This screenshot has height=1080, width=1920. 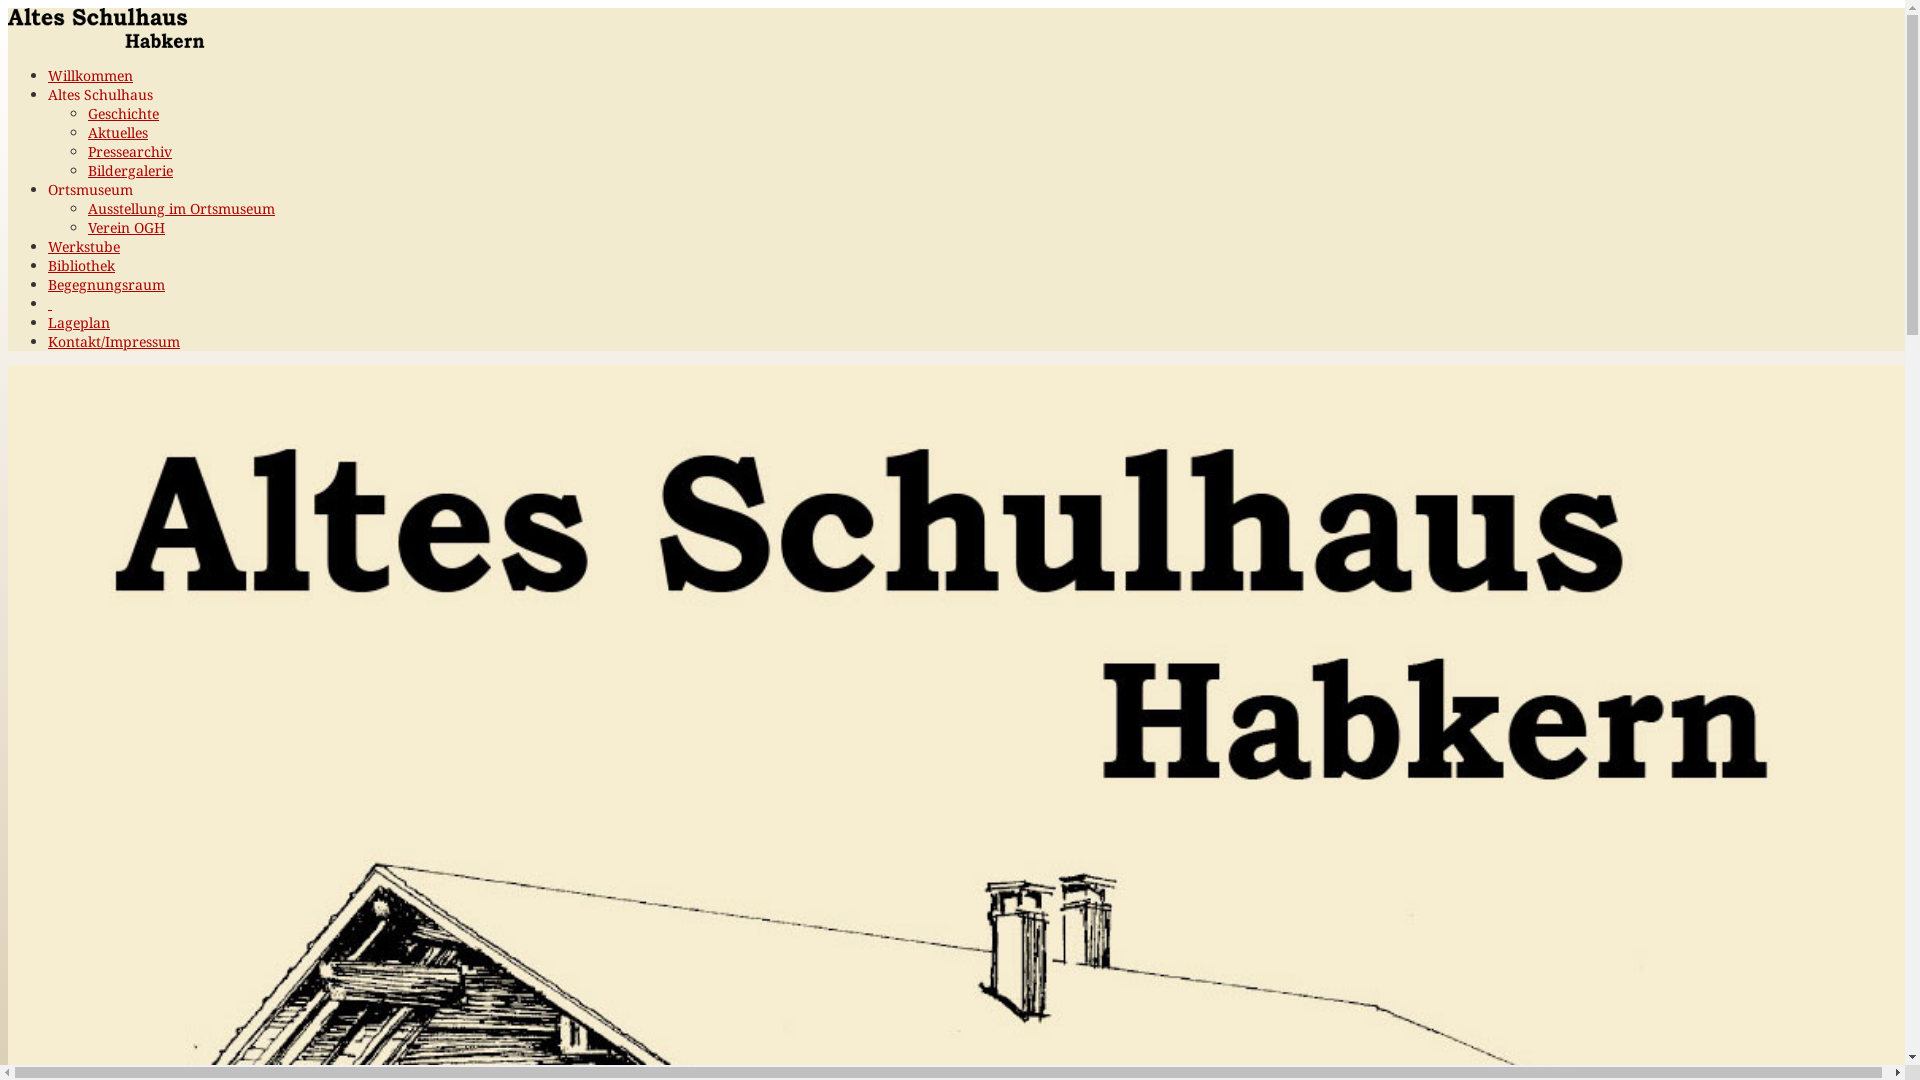 I want to click on 'Werkstube', so click(x=82, y=245).